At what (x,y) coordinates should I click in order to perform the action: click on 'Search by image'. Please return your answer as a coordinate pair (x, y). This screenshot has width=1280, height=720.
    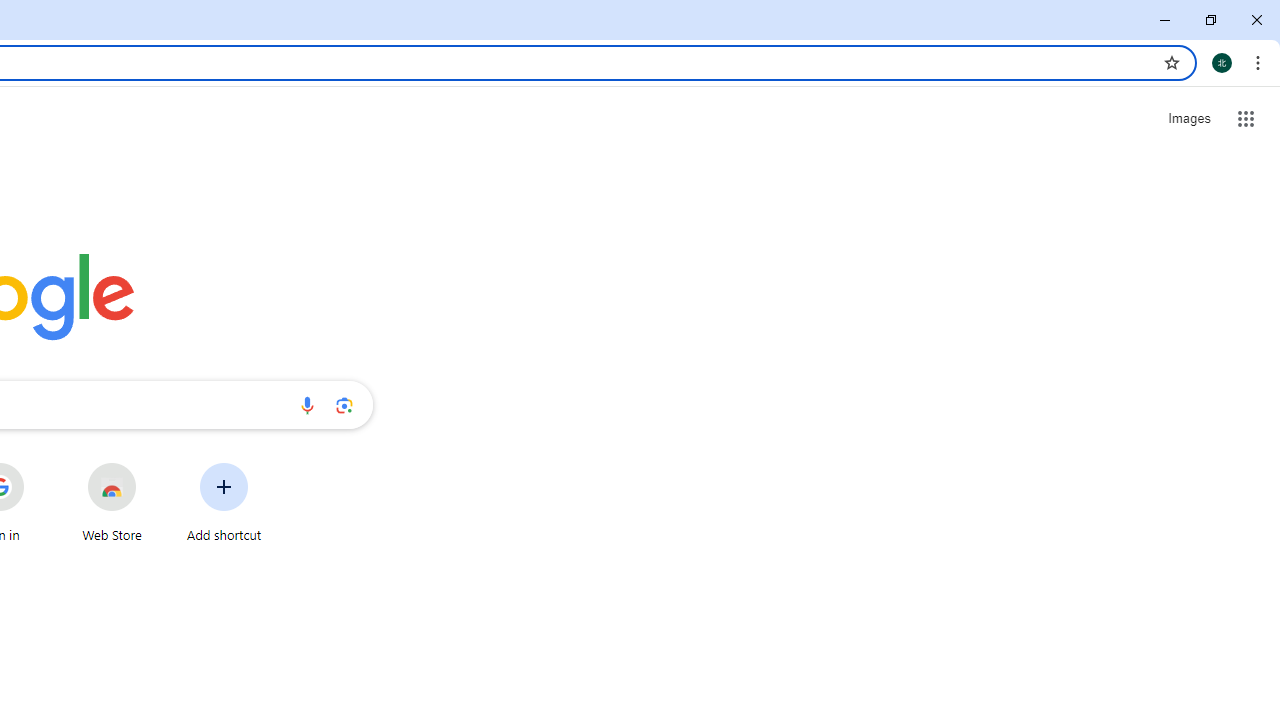
    Looking at the image, I should click on (344, 405).